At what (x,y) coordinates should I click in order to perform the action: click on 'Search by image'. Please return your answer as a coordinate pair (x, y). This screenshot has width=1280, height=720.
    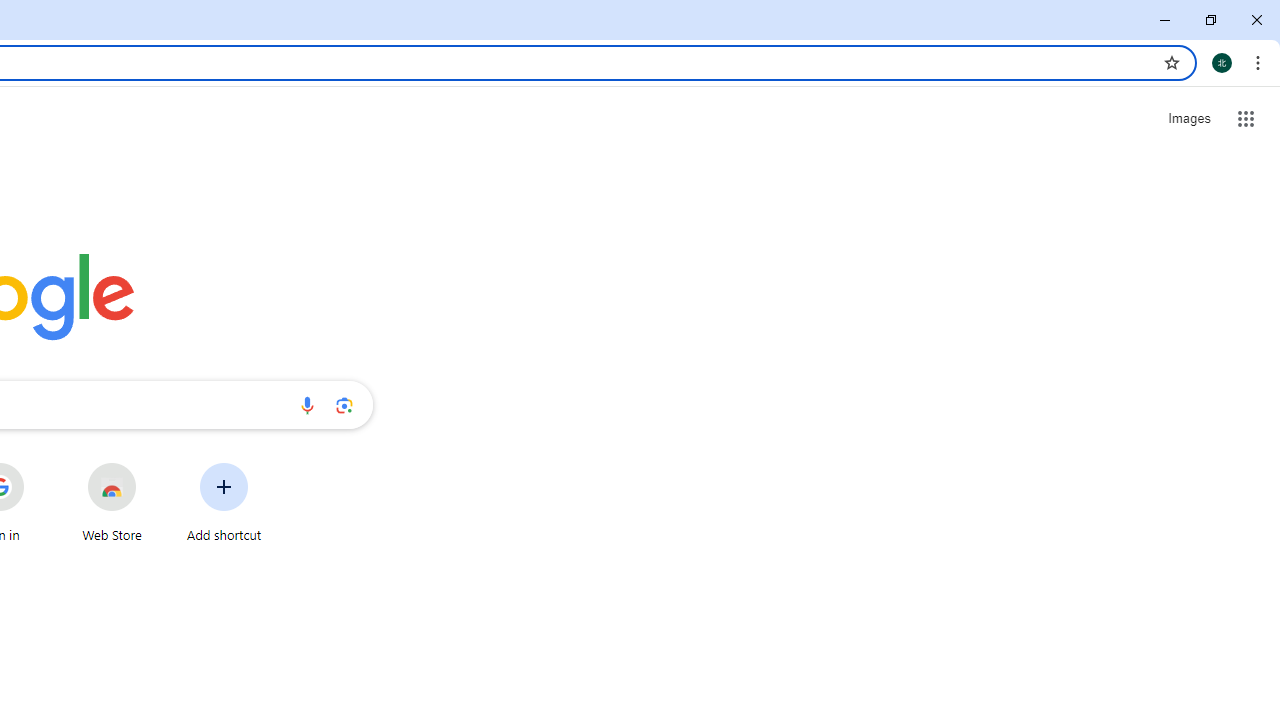
    Looking at the image, I should click on (344, 405).